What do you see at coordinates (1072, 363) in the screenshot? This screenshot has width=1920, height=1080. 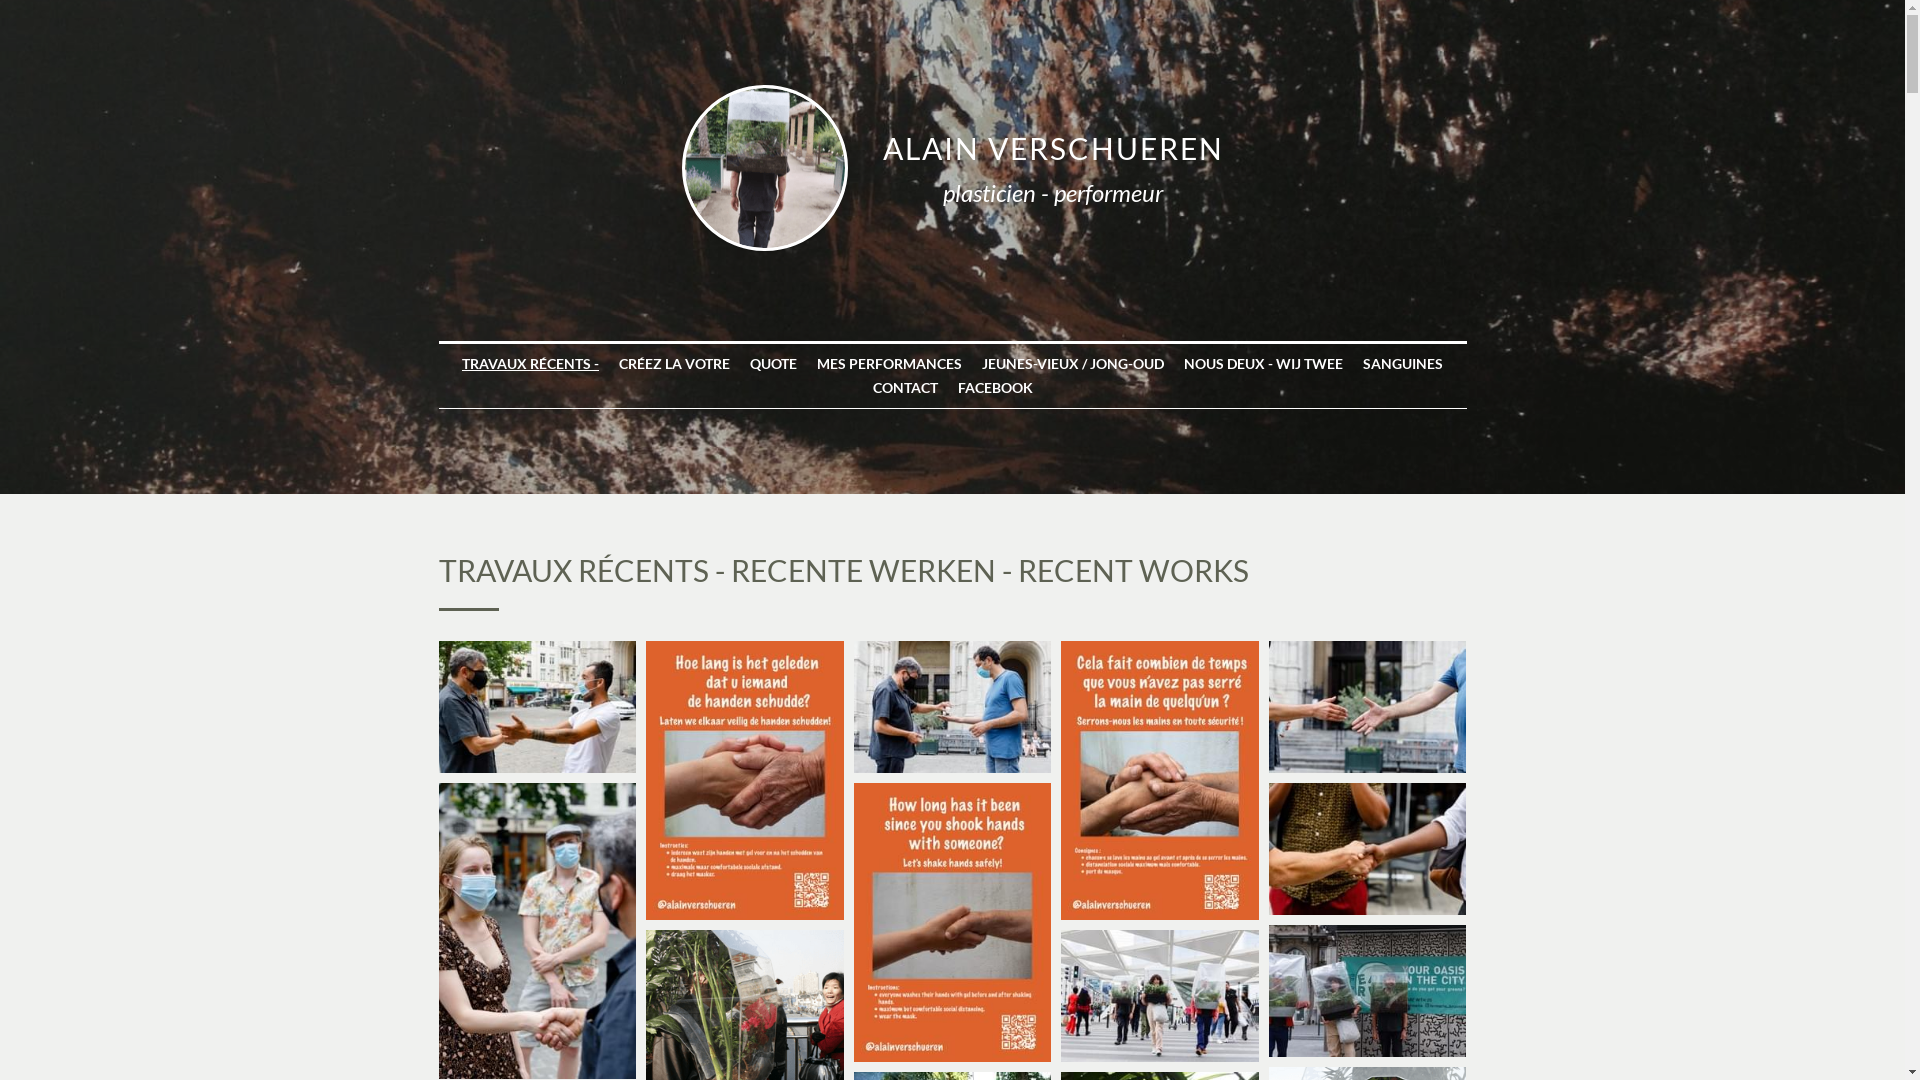 I see `'JEUNES-VIEUX / JONG-OUD'` at bounding box center [1072, 363].